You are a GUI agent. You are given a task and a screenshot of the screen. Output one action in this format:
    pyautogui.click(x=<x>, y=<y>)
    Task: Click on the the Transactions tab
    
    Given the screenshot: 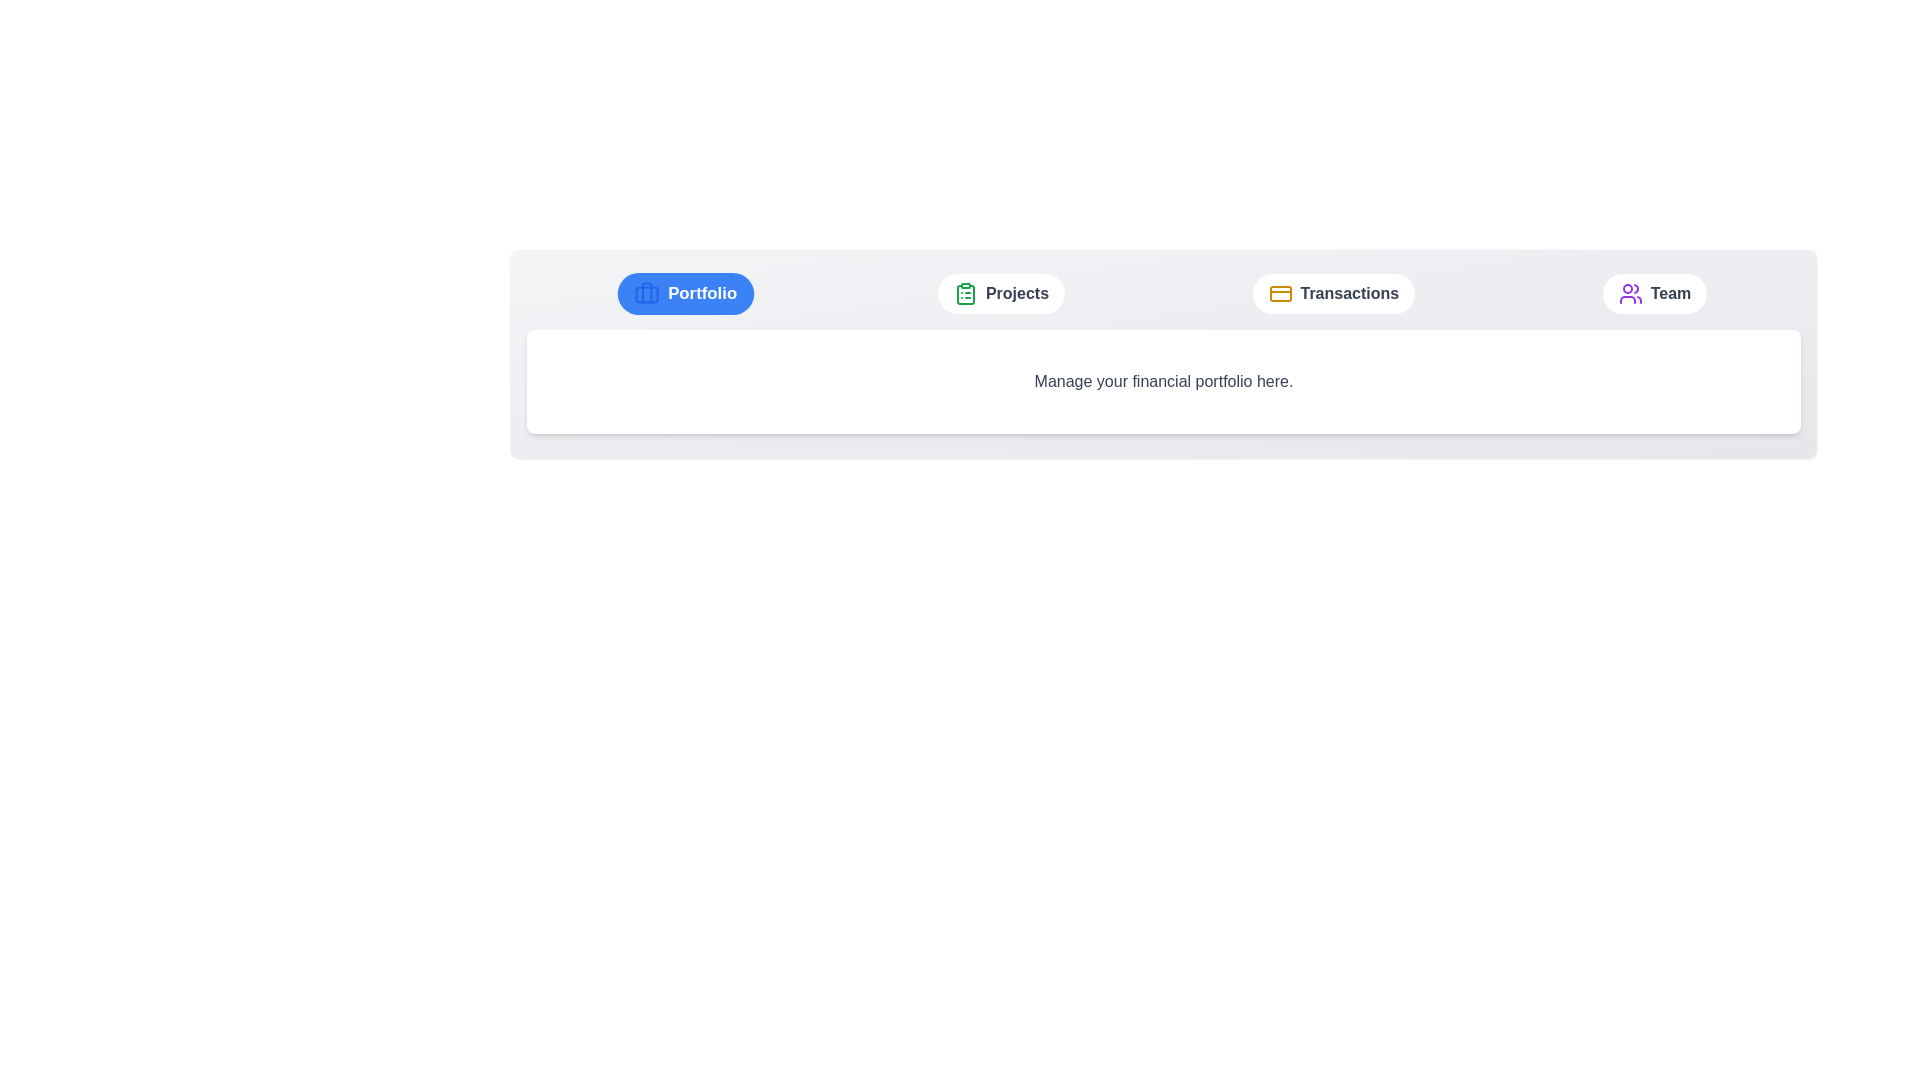 What is the action you would take?
    pyautogui.click(x=1333, y=293)
    